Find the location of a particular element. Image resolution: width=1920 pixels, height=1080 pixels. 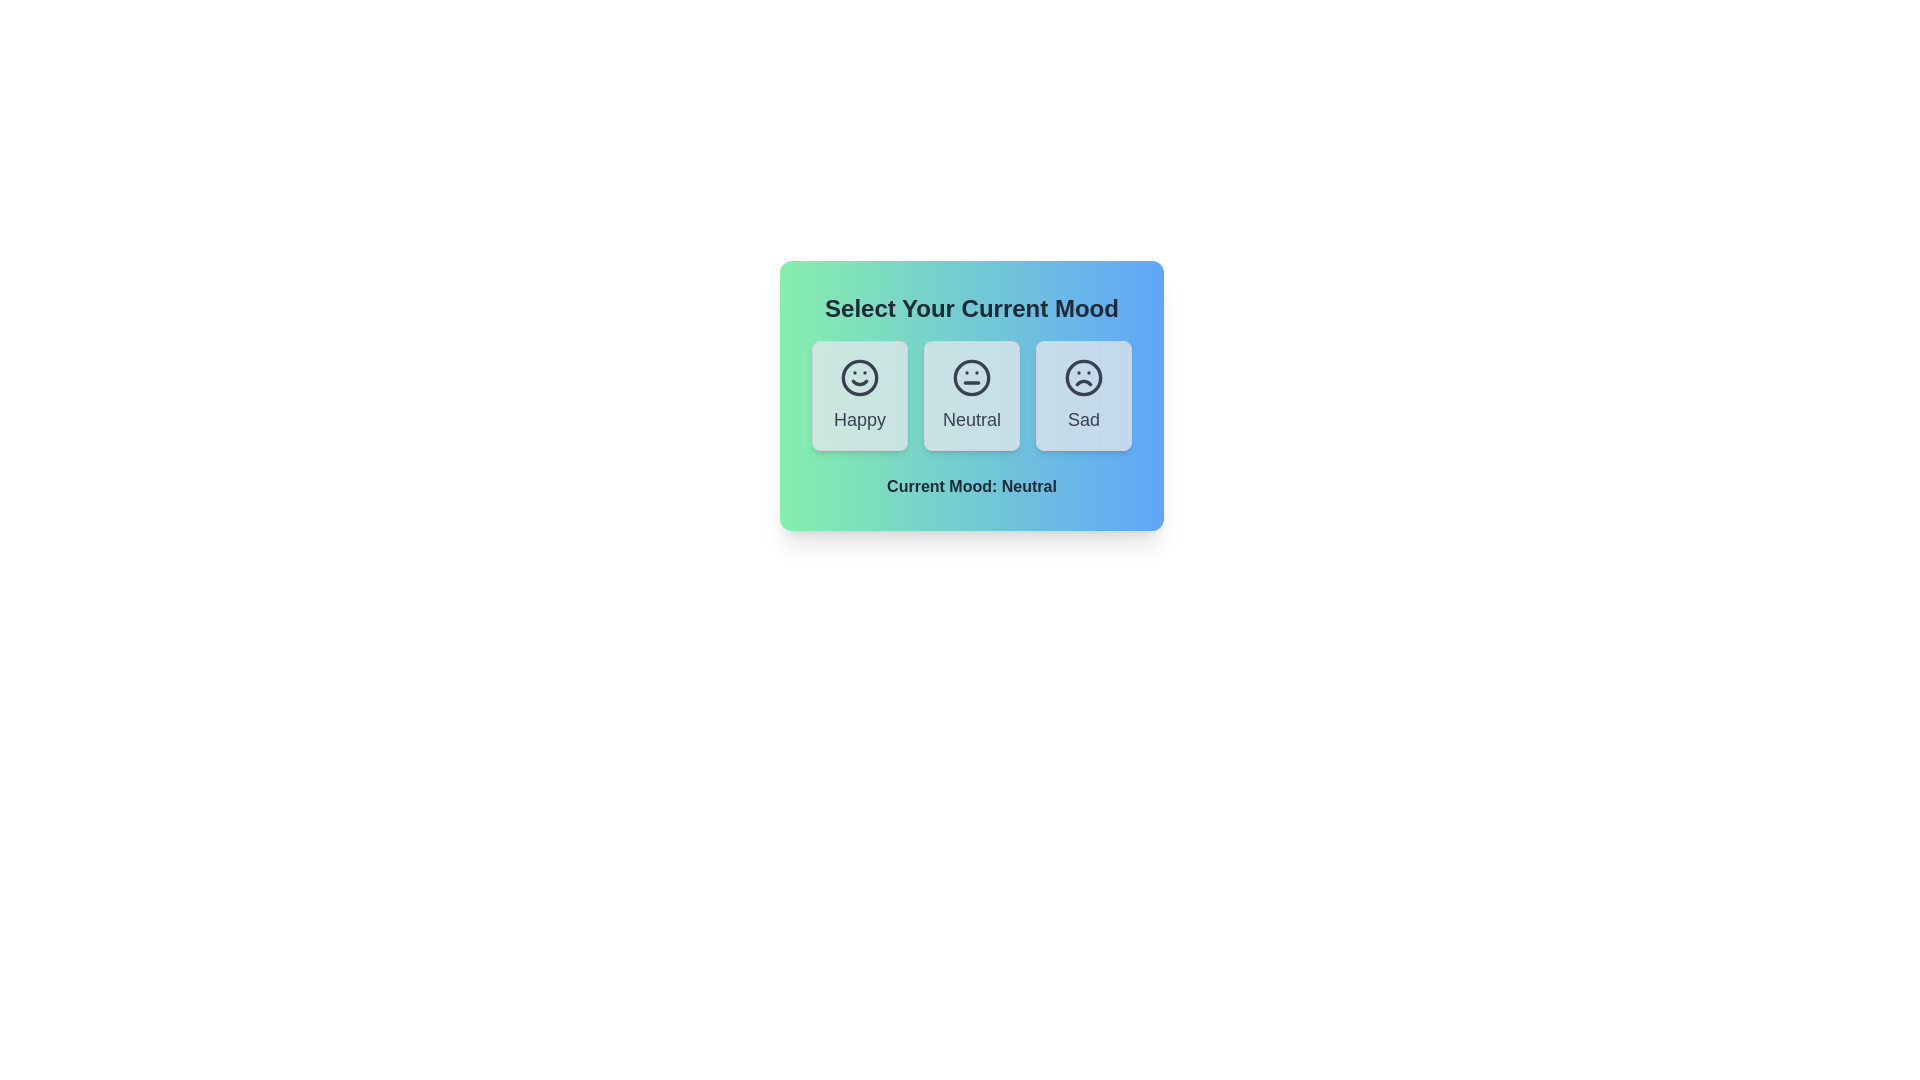

the mood button labeled Sad is located at coordinates (1083, 396).